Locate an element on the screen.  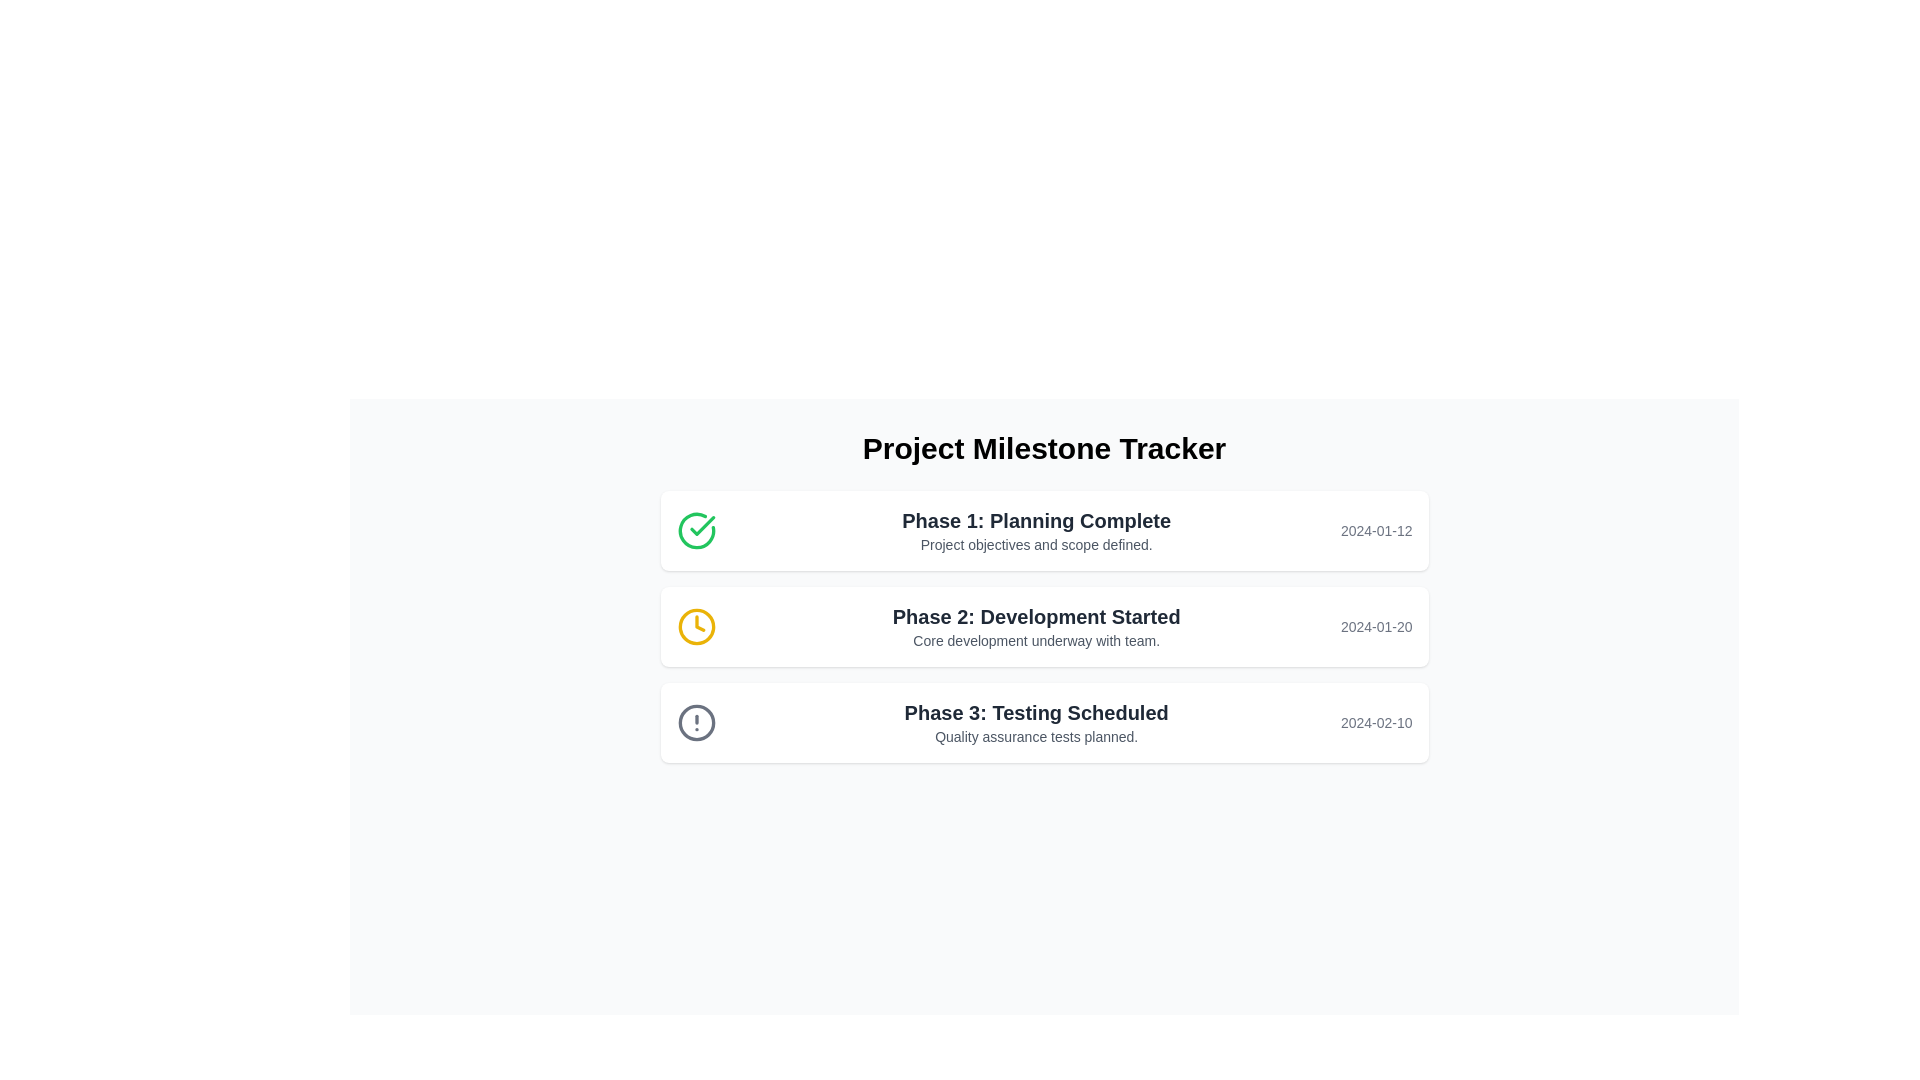
the text label displaying the date '2024-01-12', which is styled in a small gray font and aligned to the right in the third row of the project milestone tracker is located at coordinates (1375, 530).